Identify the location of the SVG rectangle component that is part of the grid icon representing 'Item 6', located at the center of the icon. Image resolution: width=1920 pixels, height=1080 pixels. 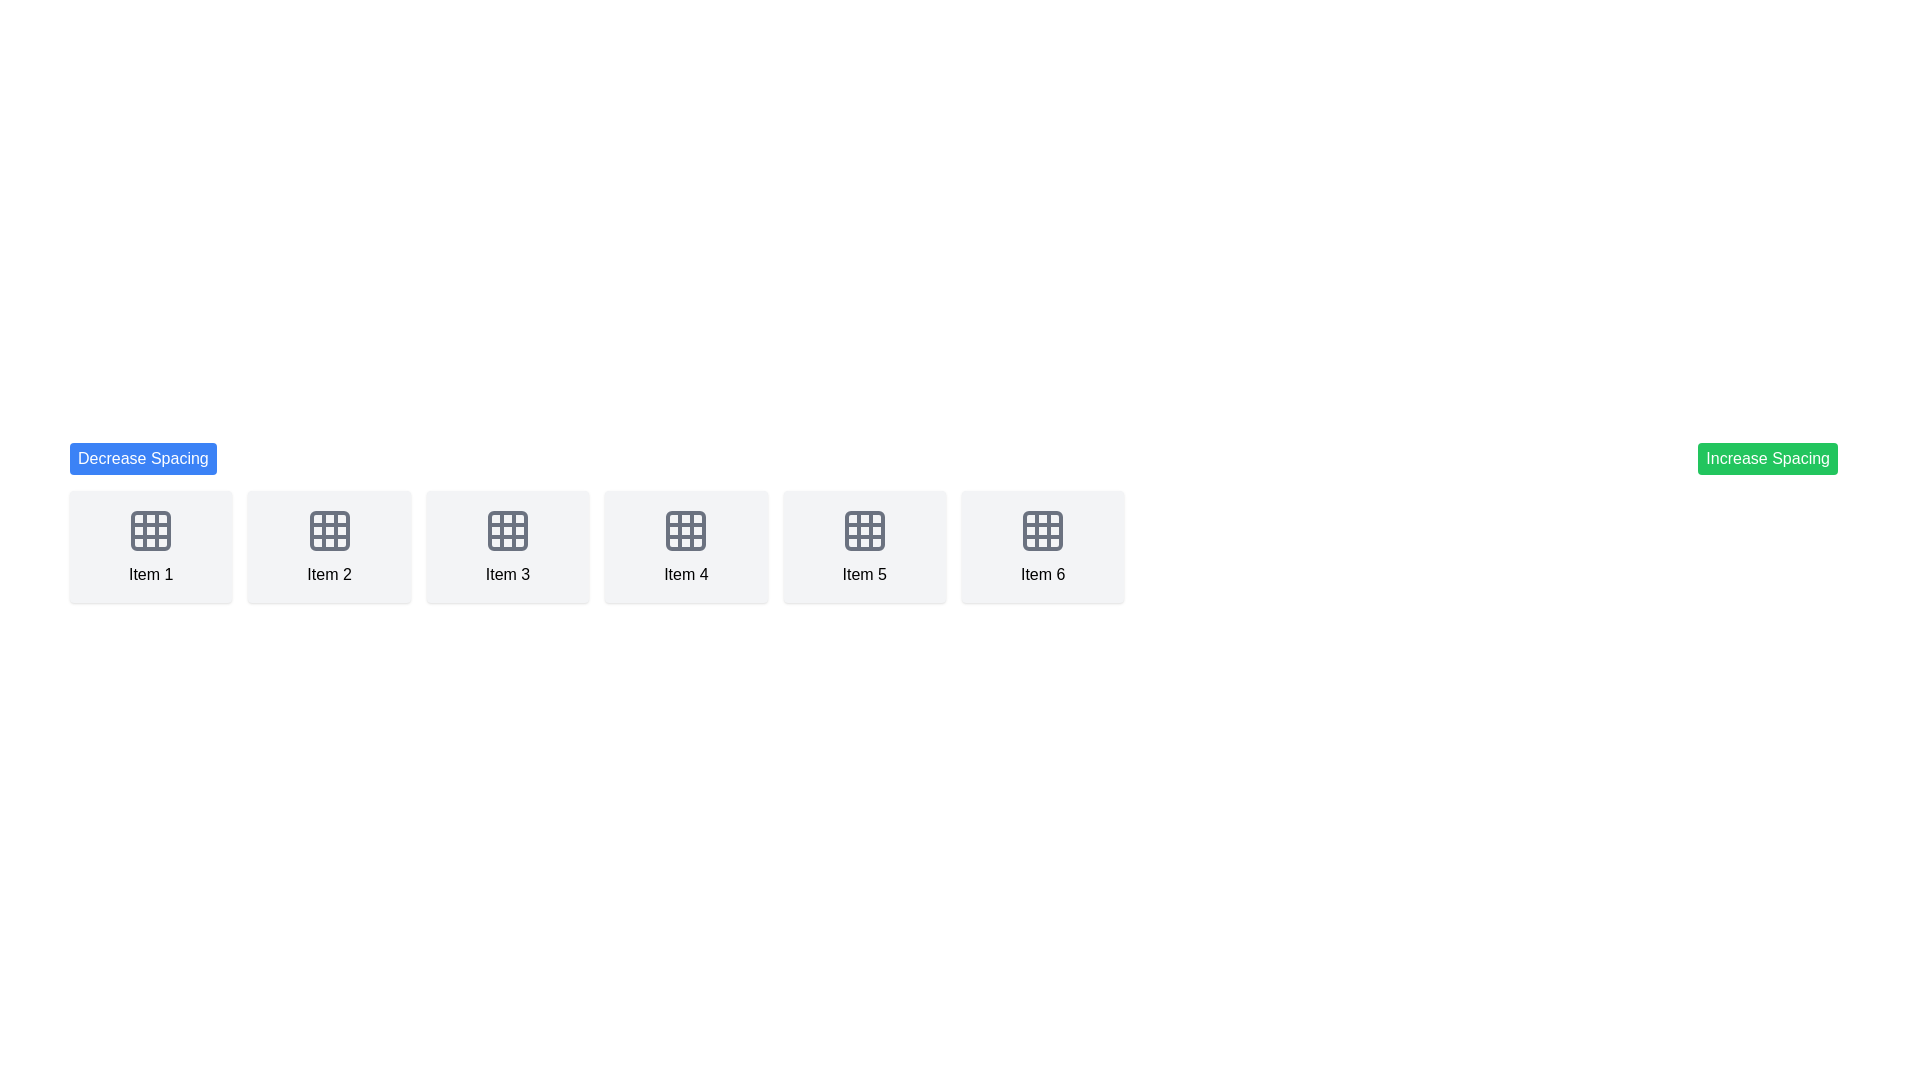
(1042, 530).